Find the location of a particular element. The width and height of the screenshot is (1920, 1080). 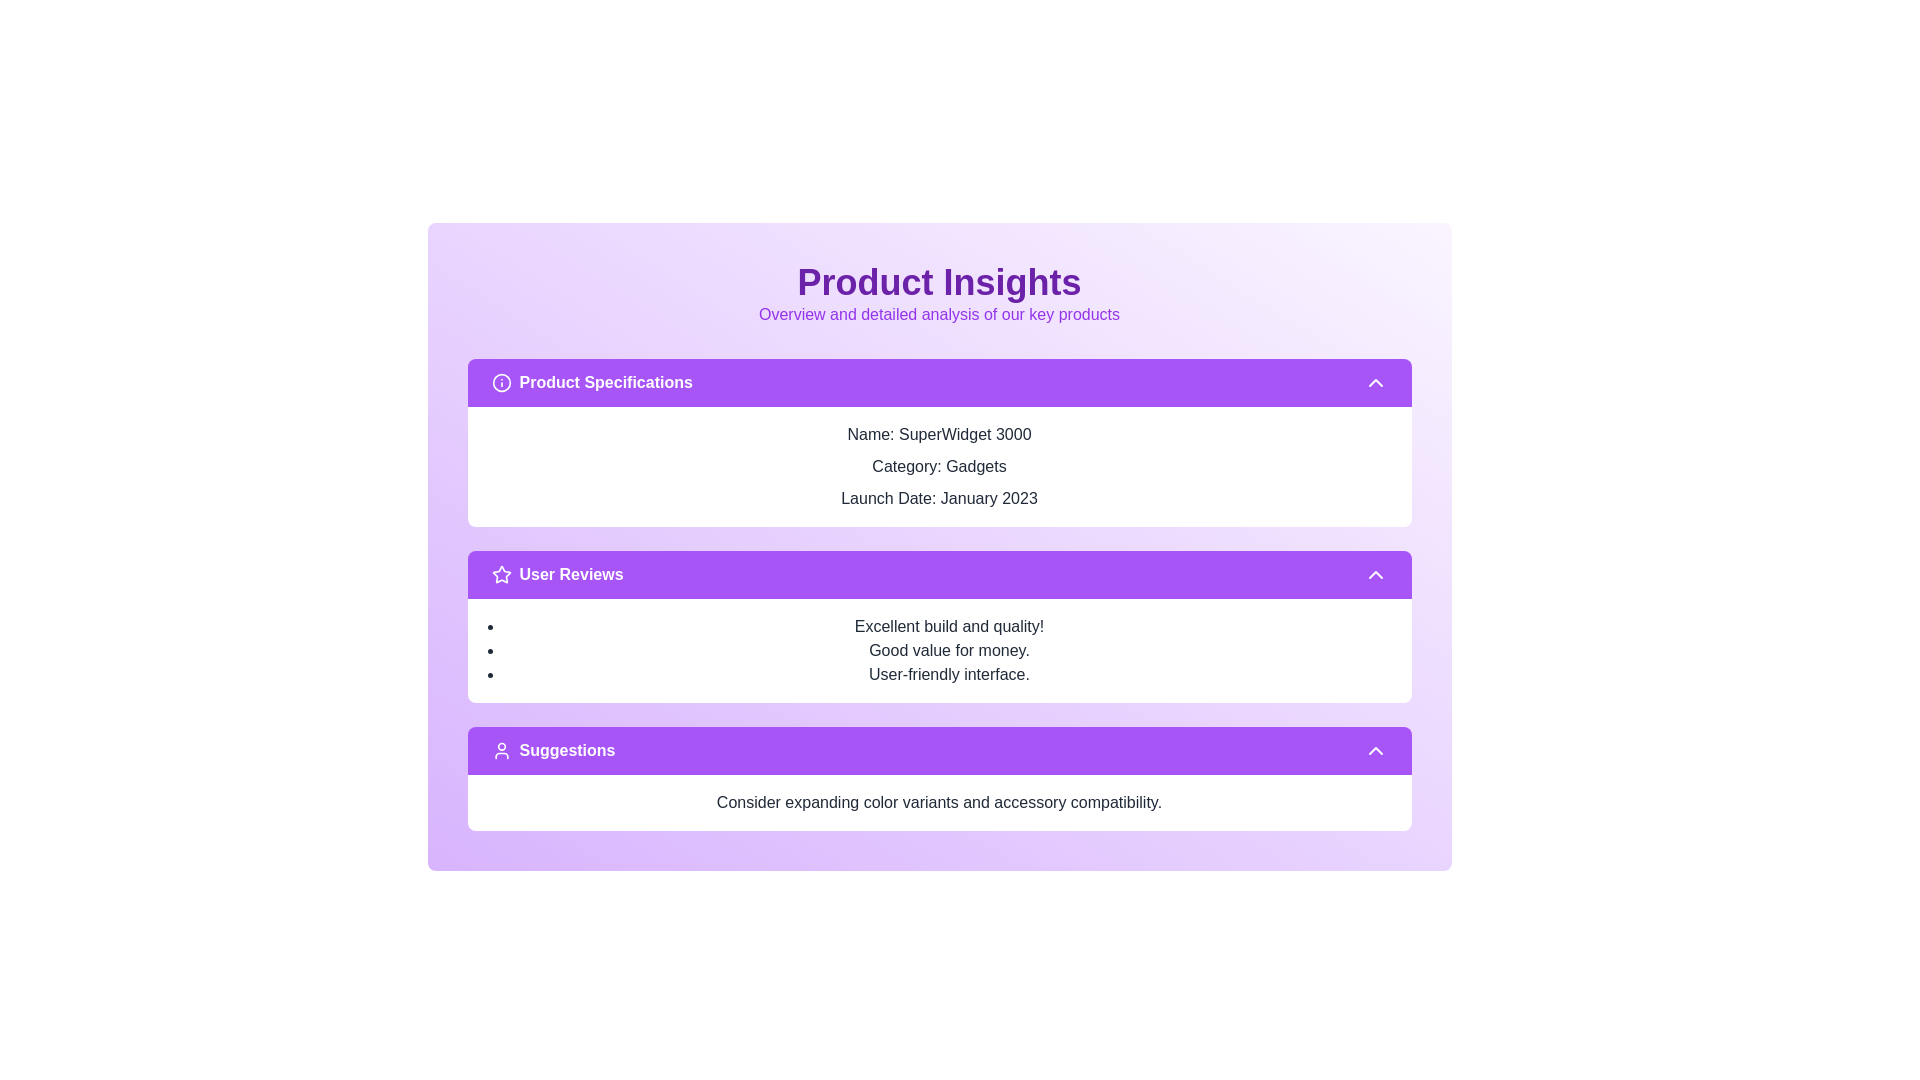

the static text reading 'User-friendly interface.' which is the last item in the 'User Reviews' section of the interface is located at coordinates (948, 675).